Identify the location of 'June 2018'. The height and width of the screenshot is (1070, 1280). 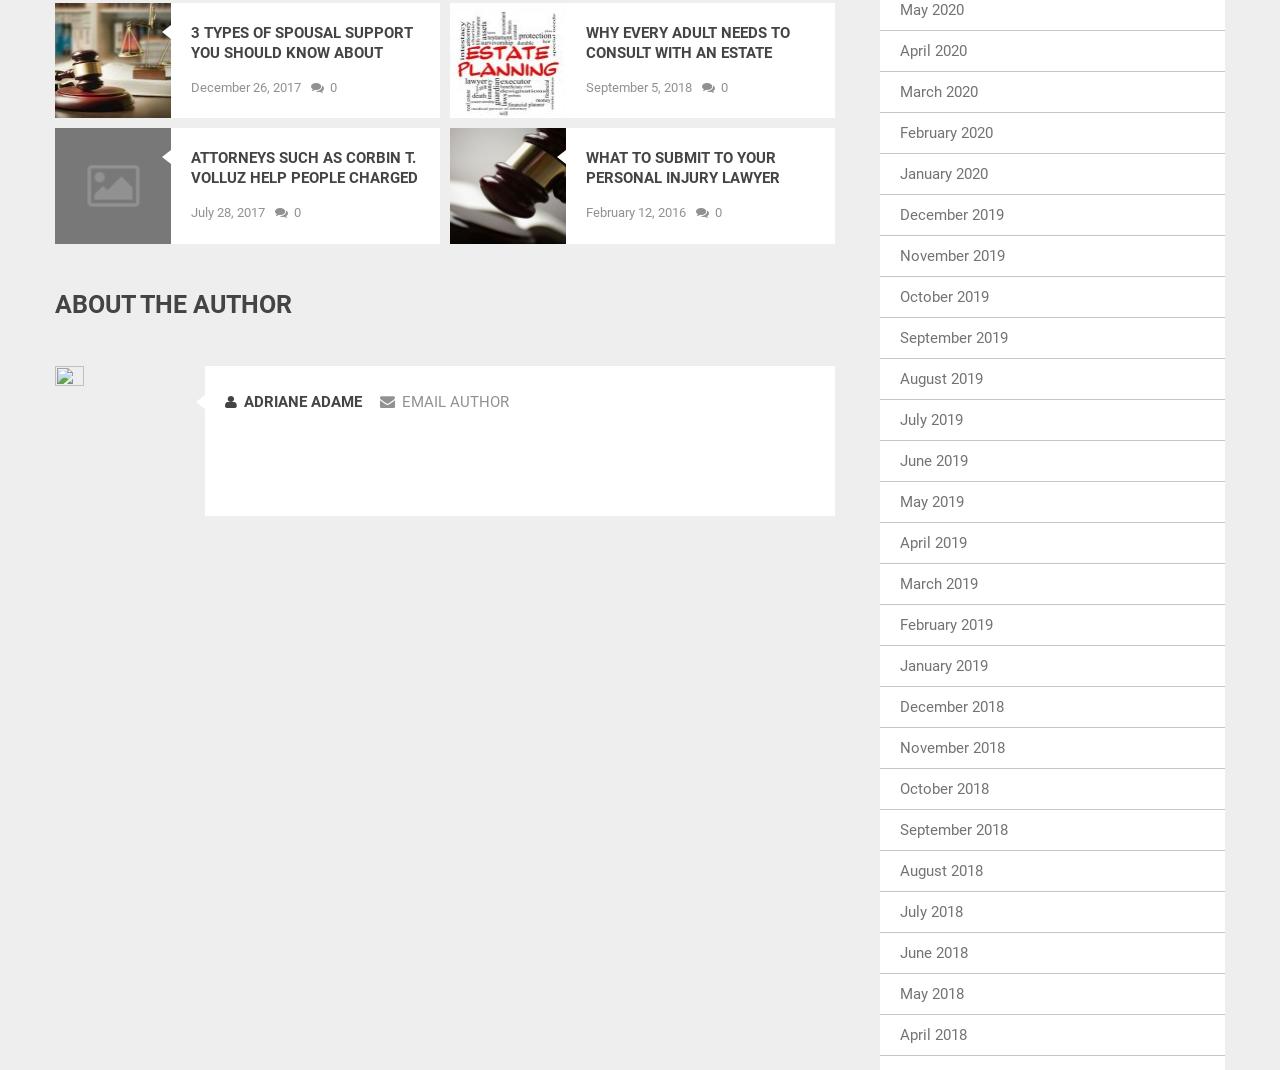
(933, 950).